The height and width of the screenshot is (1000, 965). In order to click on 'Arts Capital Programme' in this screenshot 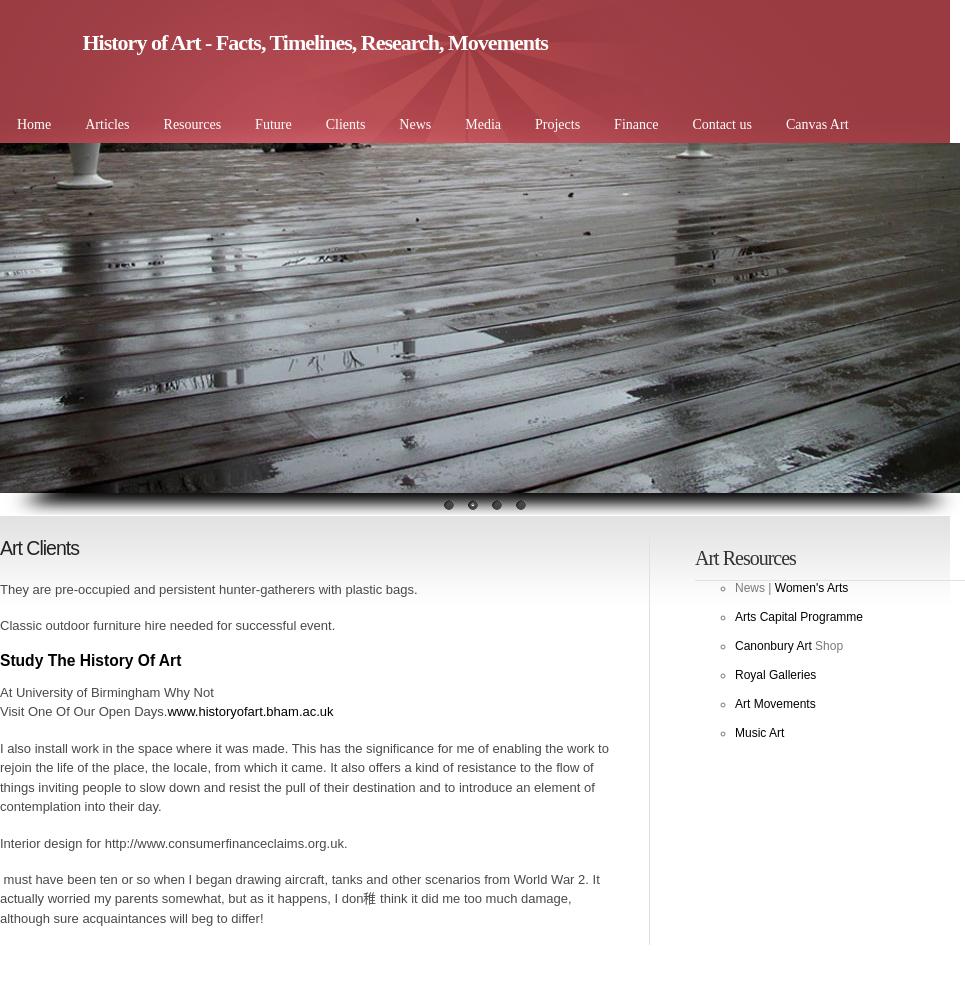, I will do `click(799, 616)`.